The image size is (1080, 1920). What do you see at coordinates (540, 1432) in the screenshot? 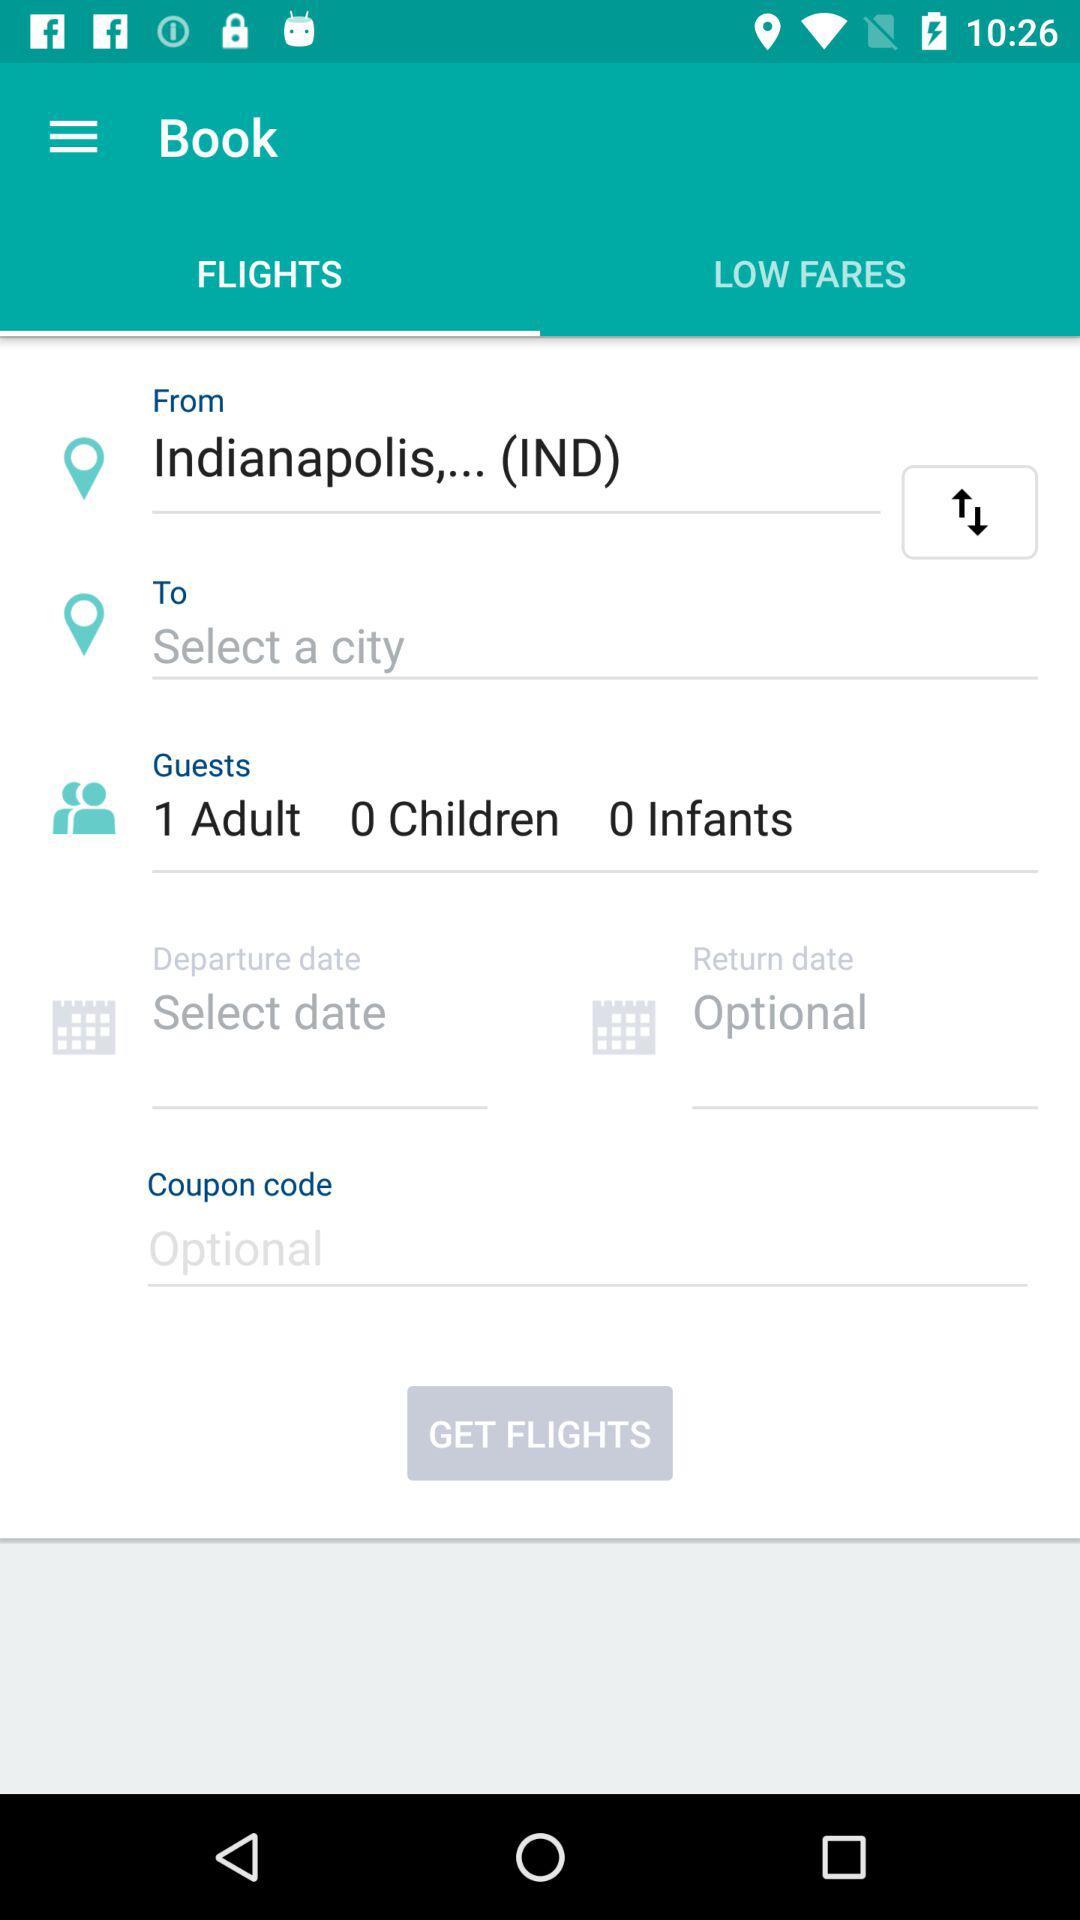
I see `get flights` at bounding box center [540, 1432].